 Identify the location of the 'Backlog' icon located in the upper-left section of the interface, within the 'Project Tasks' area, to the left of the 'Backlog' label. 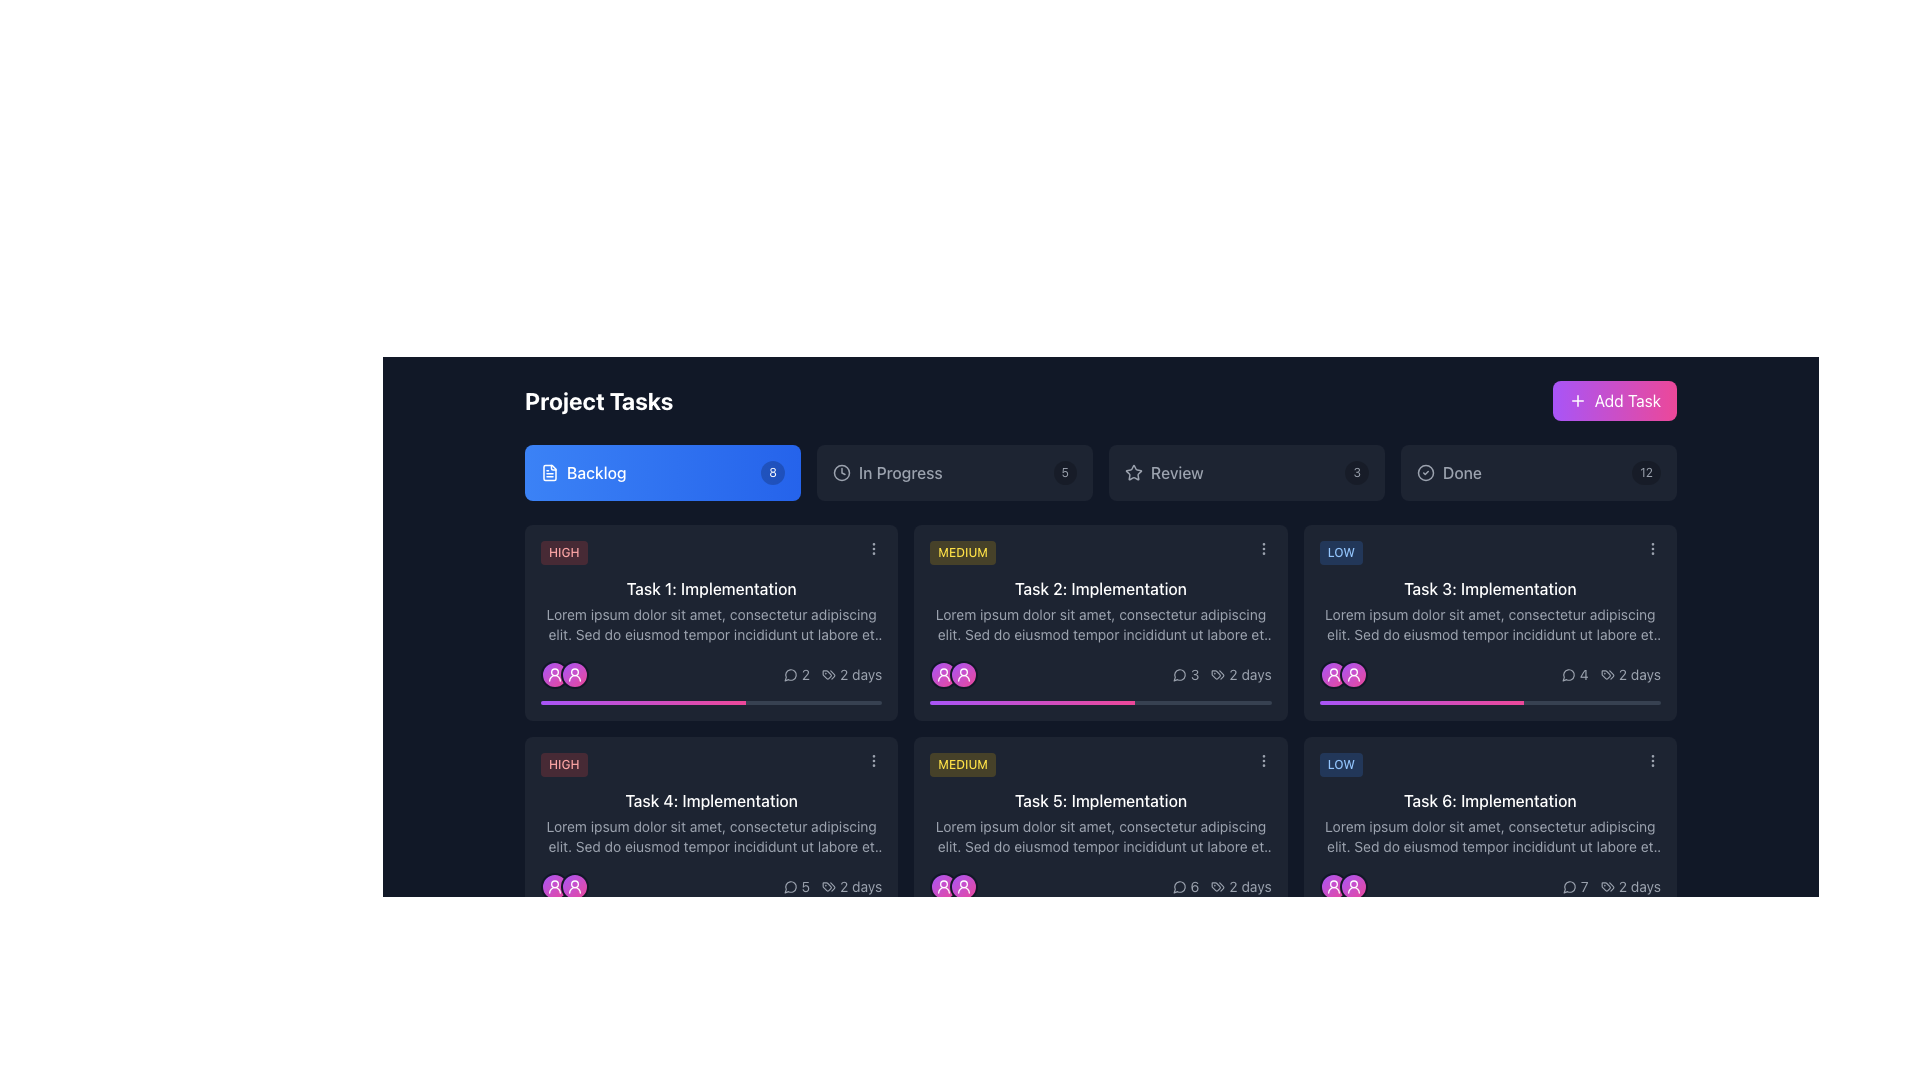
(550, 473).